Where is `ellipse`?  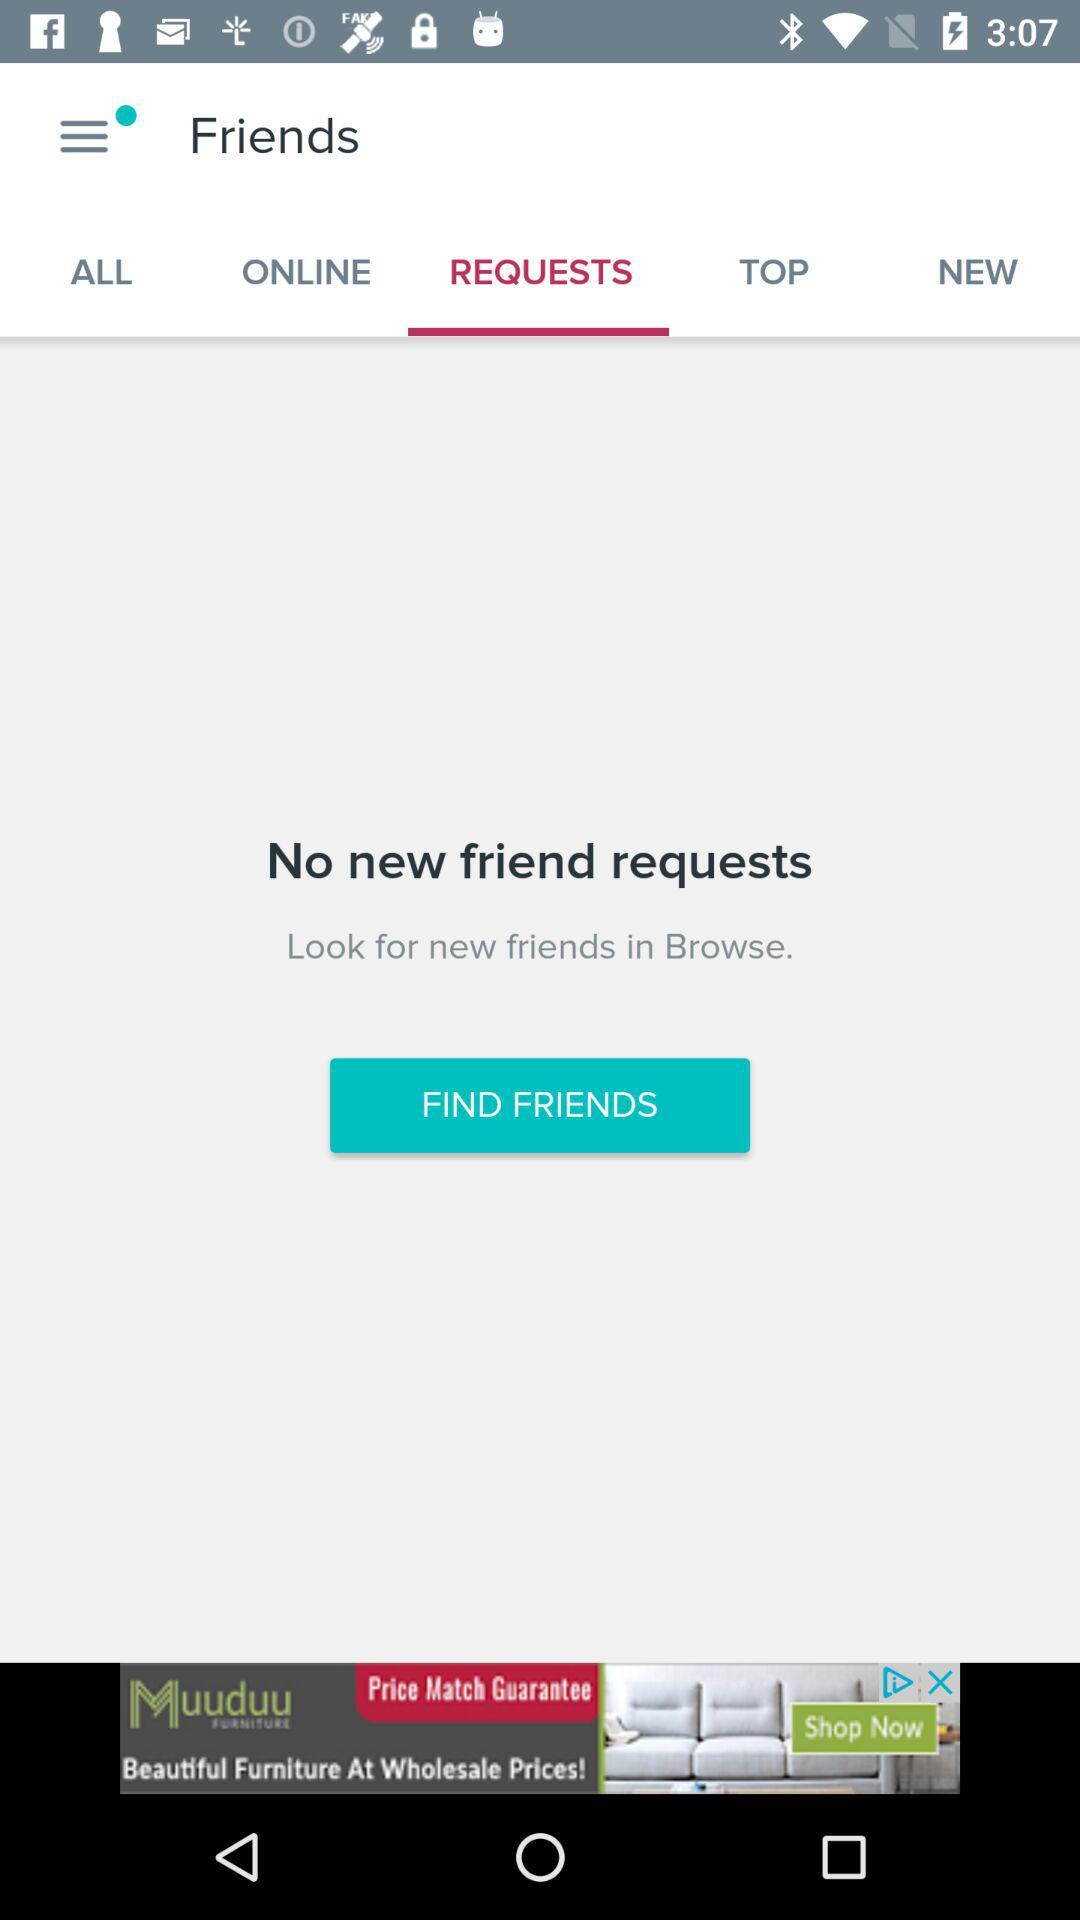
ellipse is located at coordinates (83, 135).